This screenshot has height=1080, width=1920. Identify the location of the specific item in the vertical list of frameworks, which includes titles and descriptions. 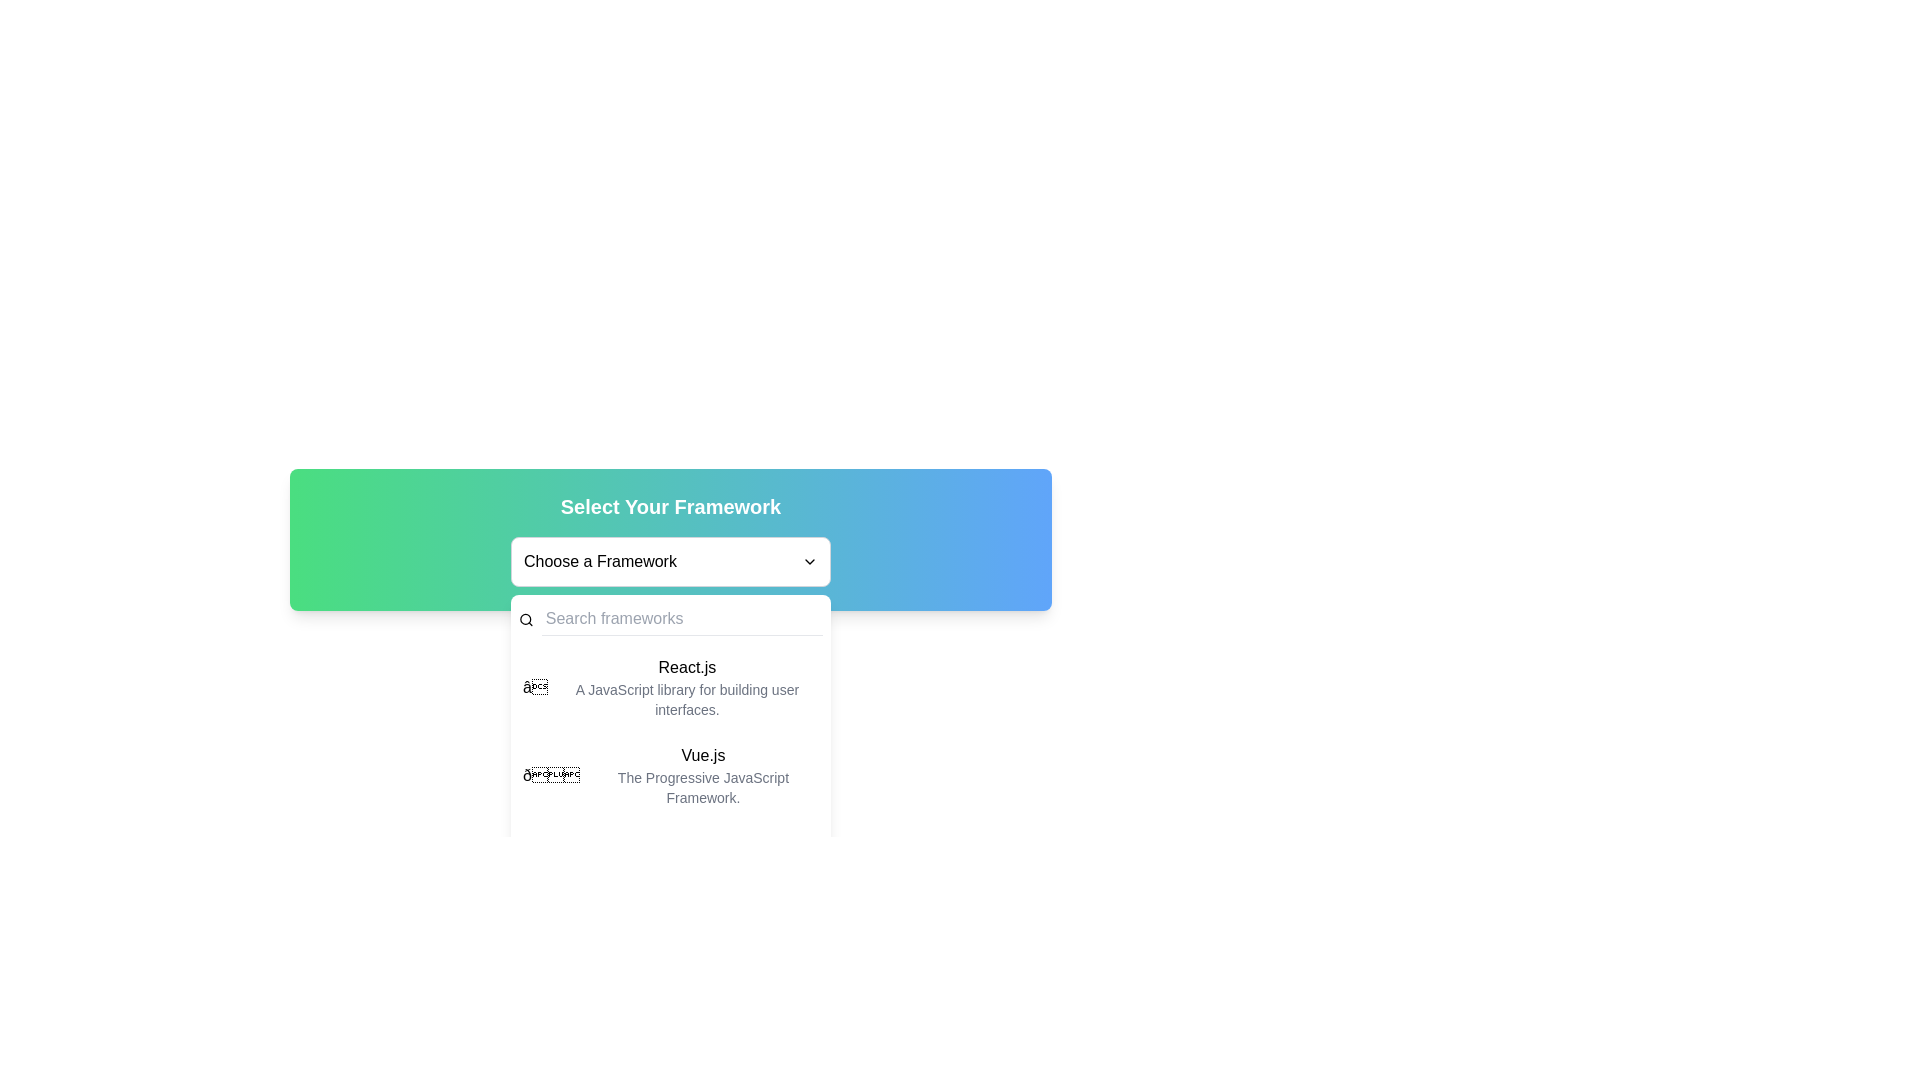
(671, 798).